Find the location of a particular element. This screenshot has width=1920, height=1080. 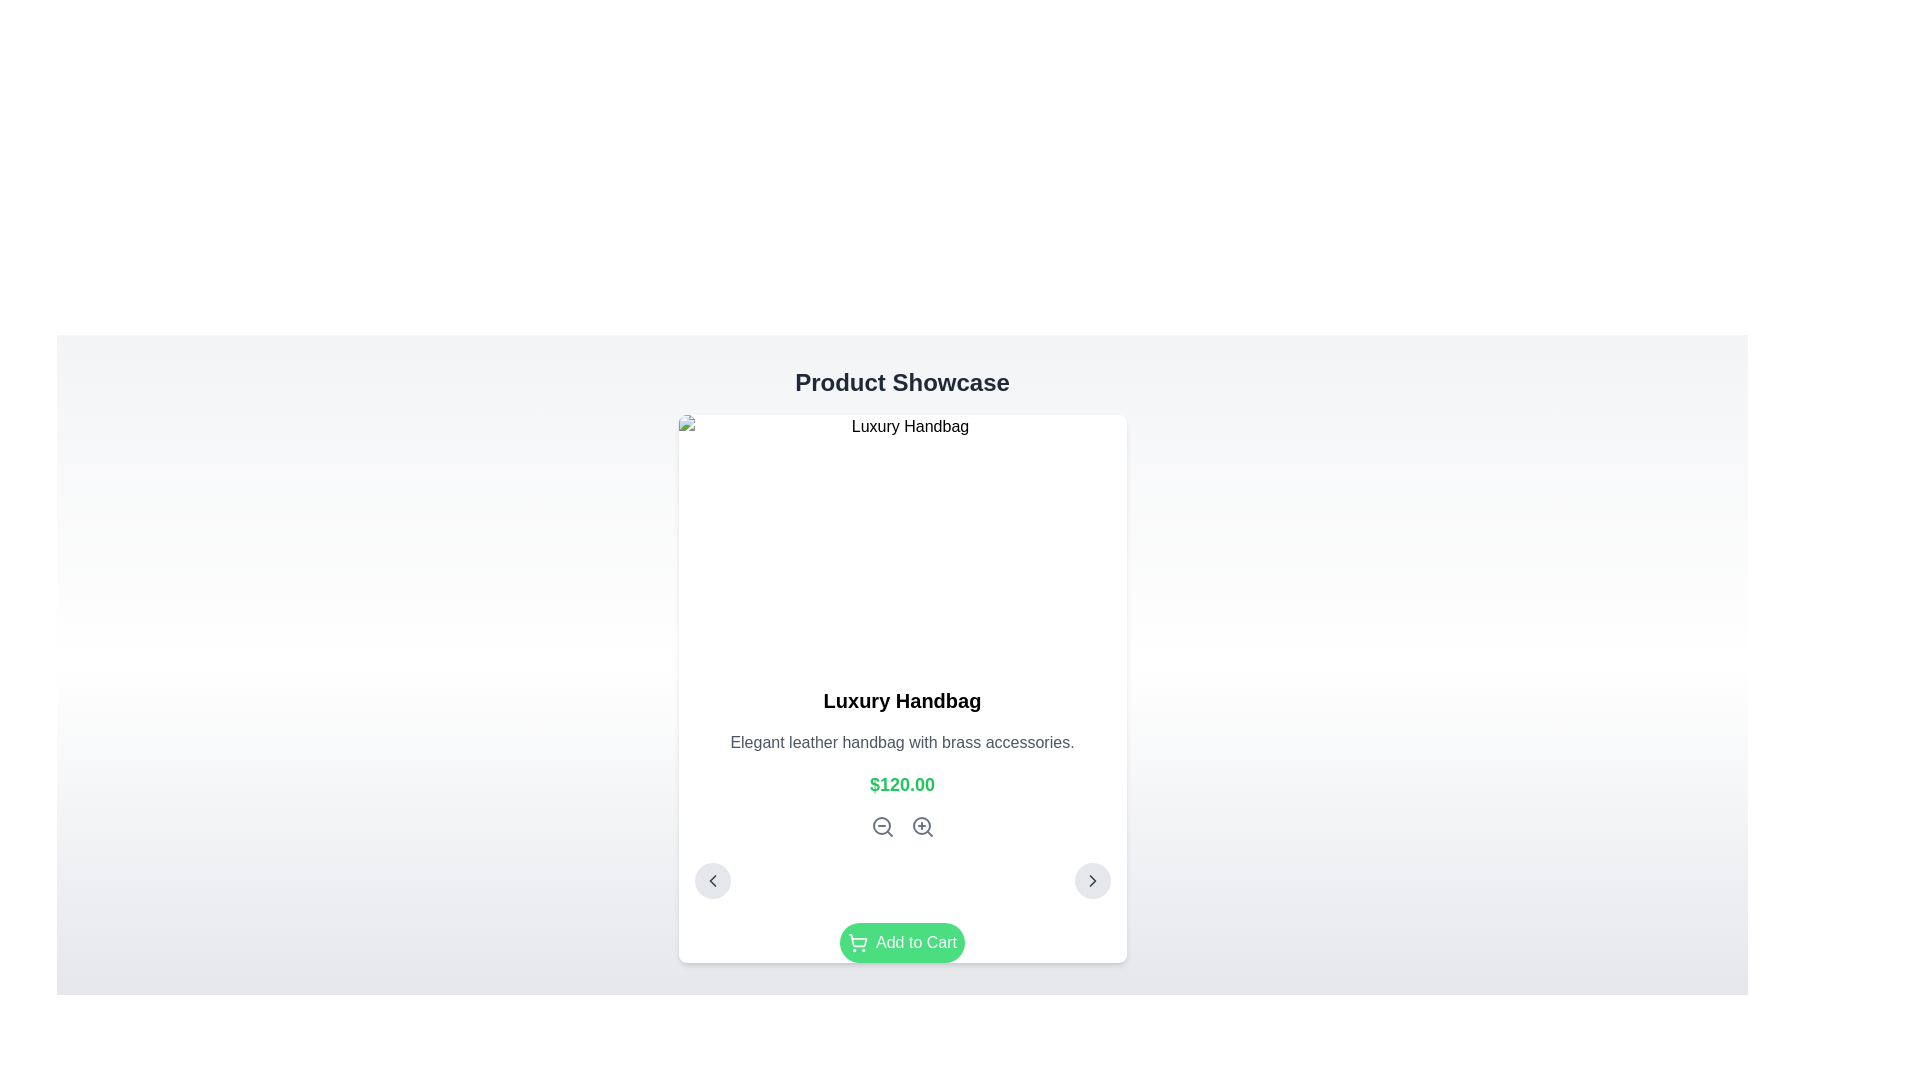

the chevron-shaped icon embedded within the circular button at the bottom-right corner of the product display card is located at coordinates (1091, 879).